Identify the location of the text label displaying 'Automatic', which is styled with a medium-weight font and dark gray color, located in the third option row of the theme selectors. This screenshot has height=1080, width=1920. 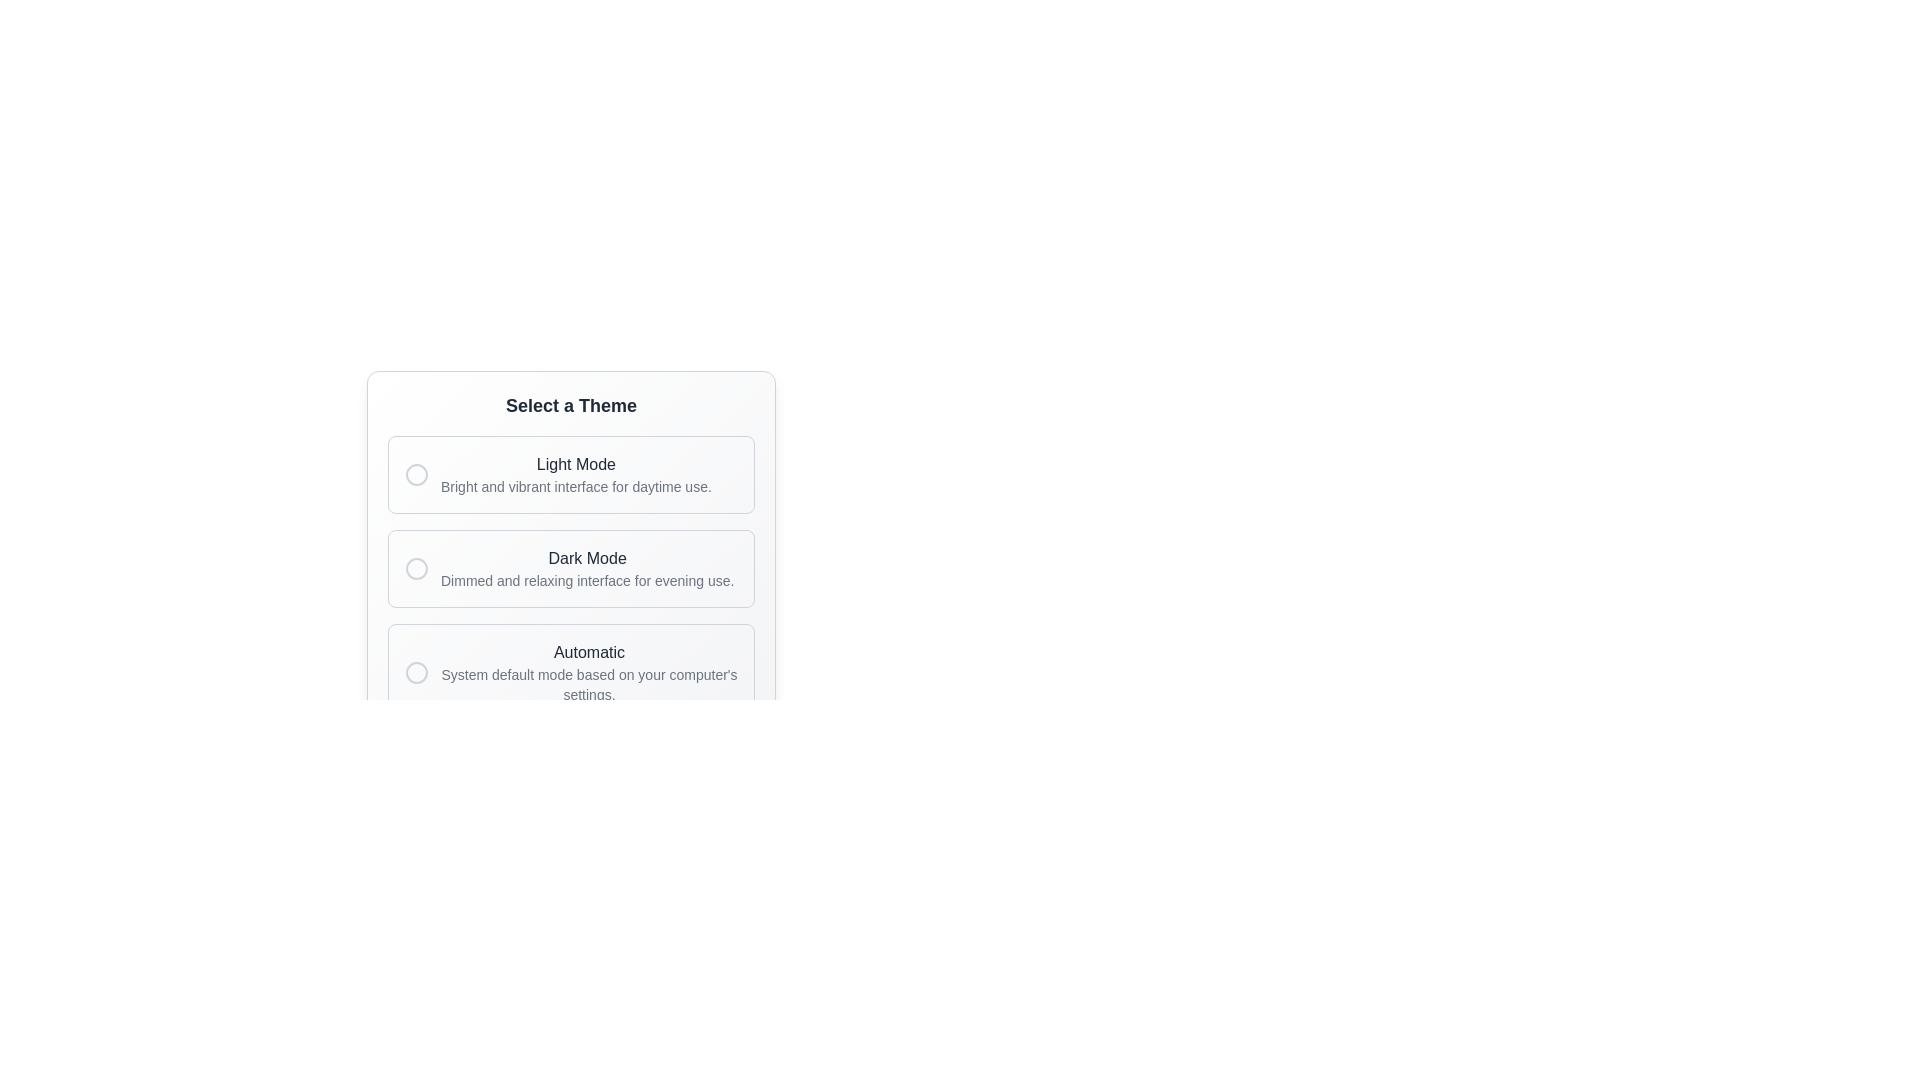
(588, 652).